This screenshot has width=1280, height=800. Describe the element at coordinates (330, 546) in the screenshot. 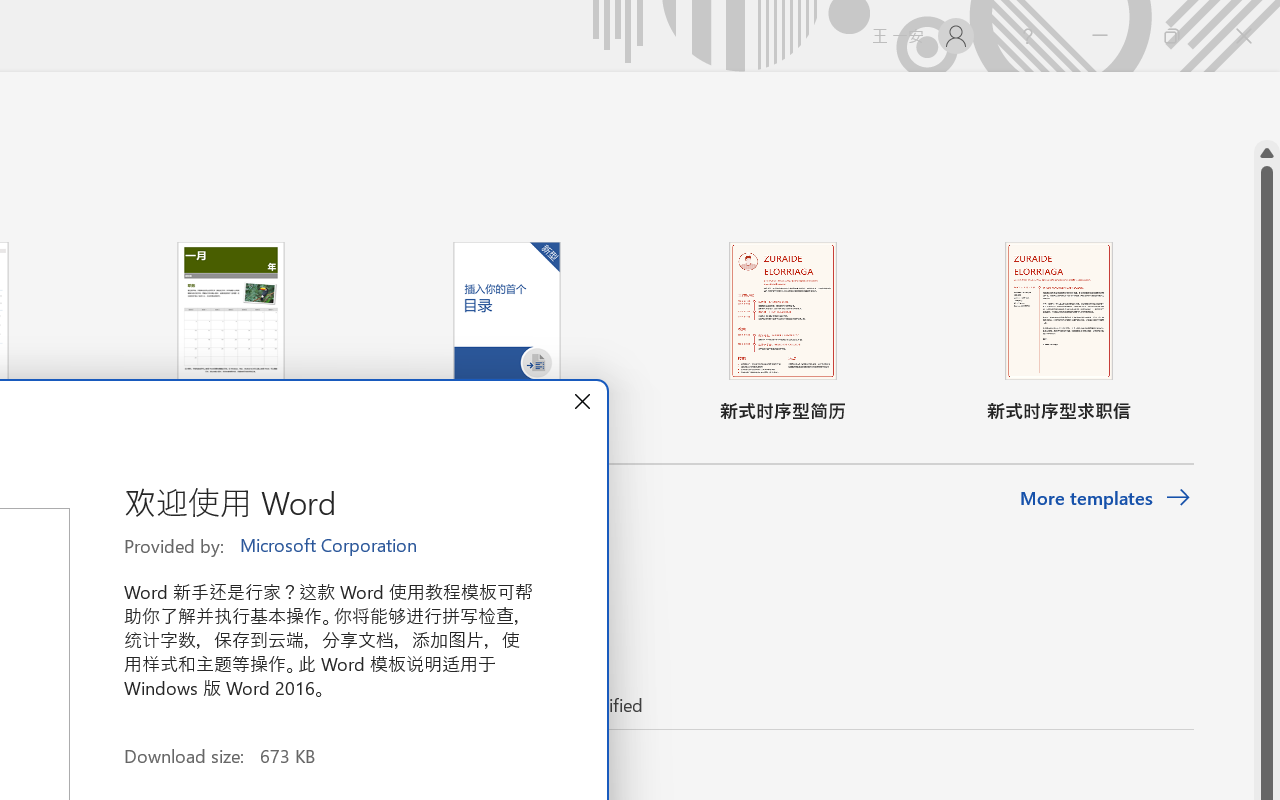

I see `'Microsoft Corporation'` at that location.